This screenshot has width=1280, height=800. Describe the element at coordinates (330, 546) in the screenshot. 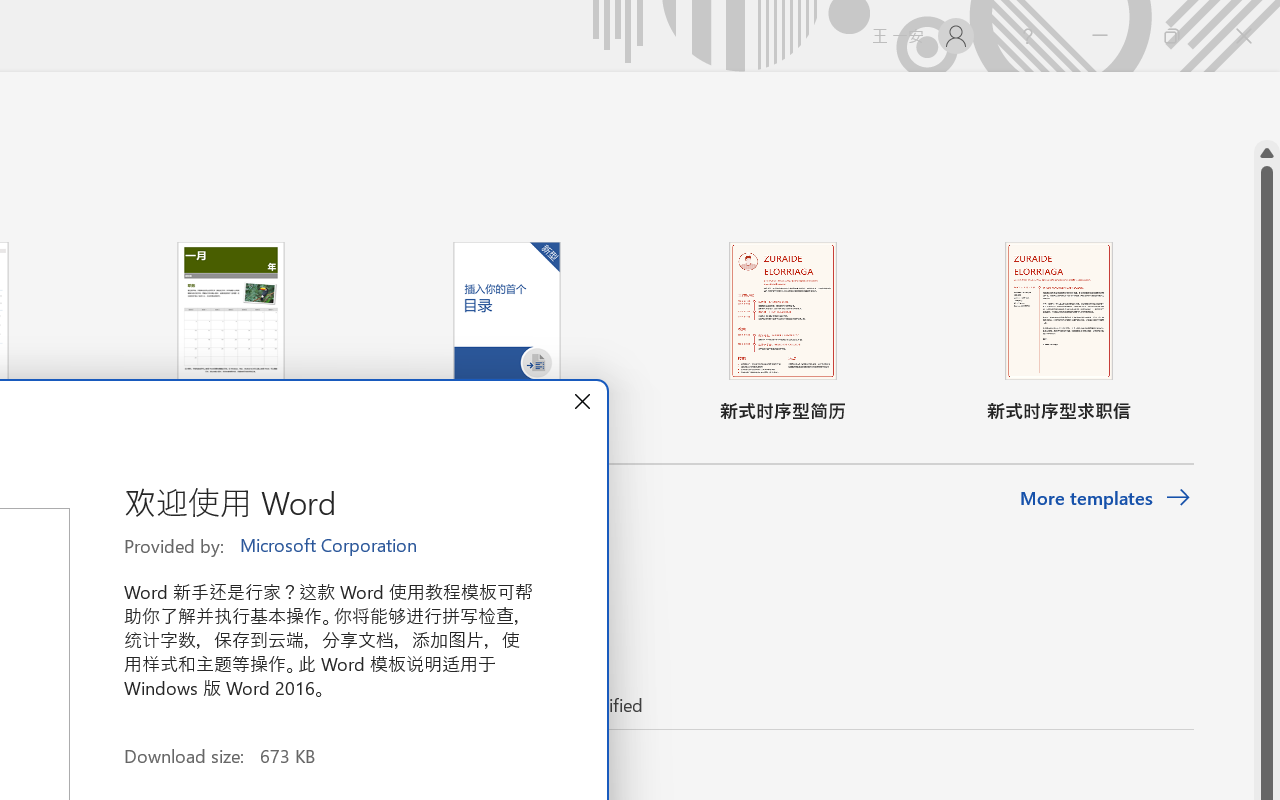

I see `'Microsoft Corporation'` at that location.